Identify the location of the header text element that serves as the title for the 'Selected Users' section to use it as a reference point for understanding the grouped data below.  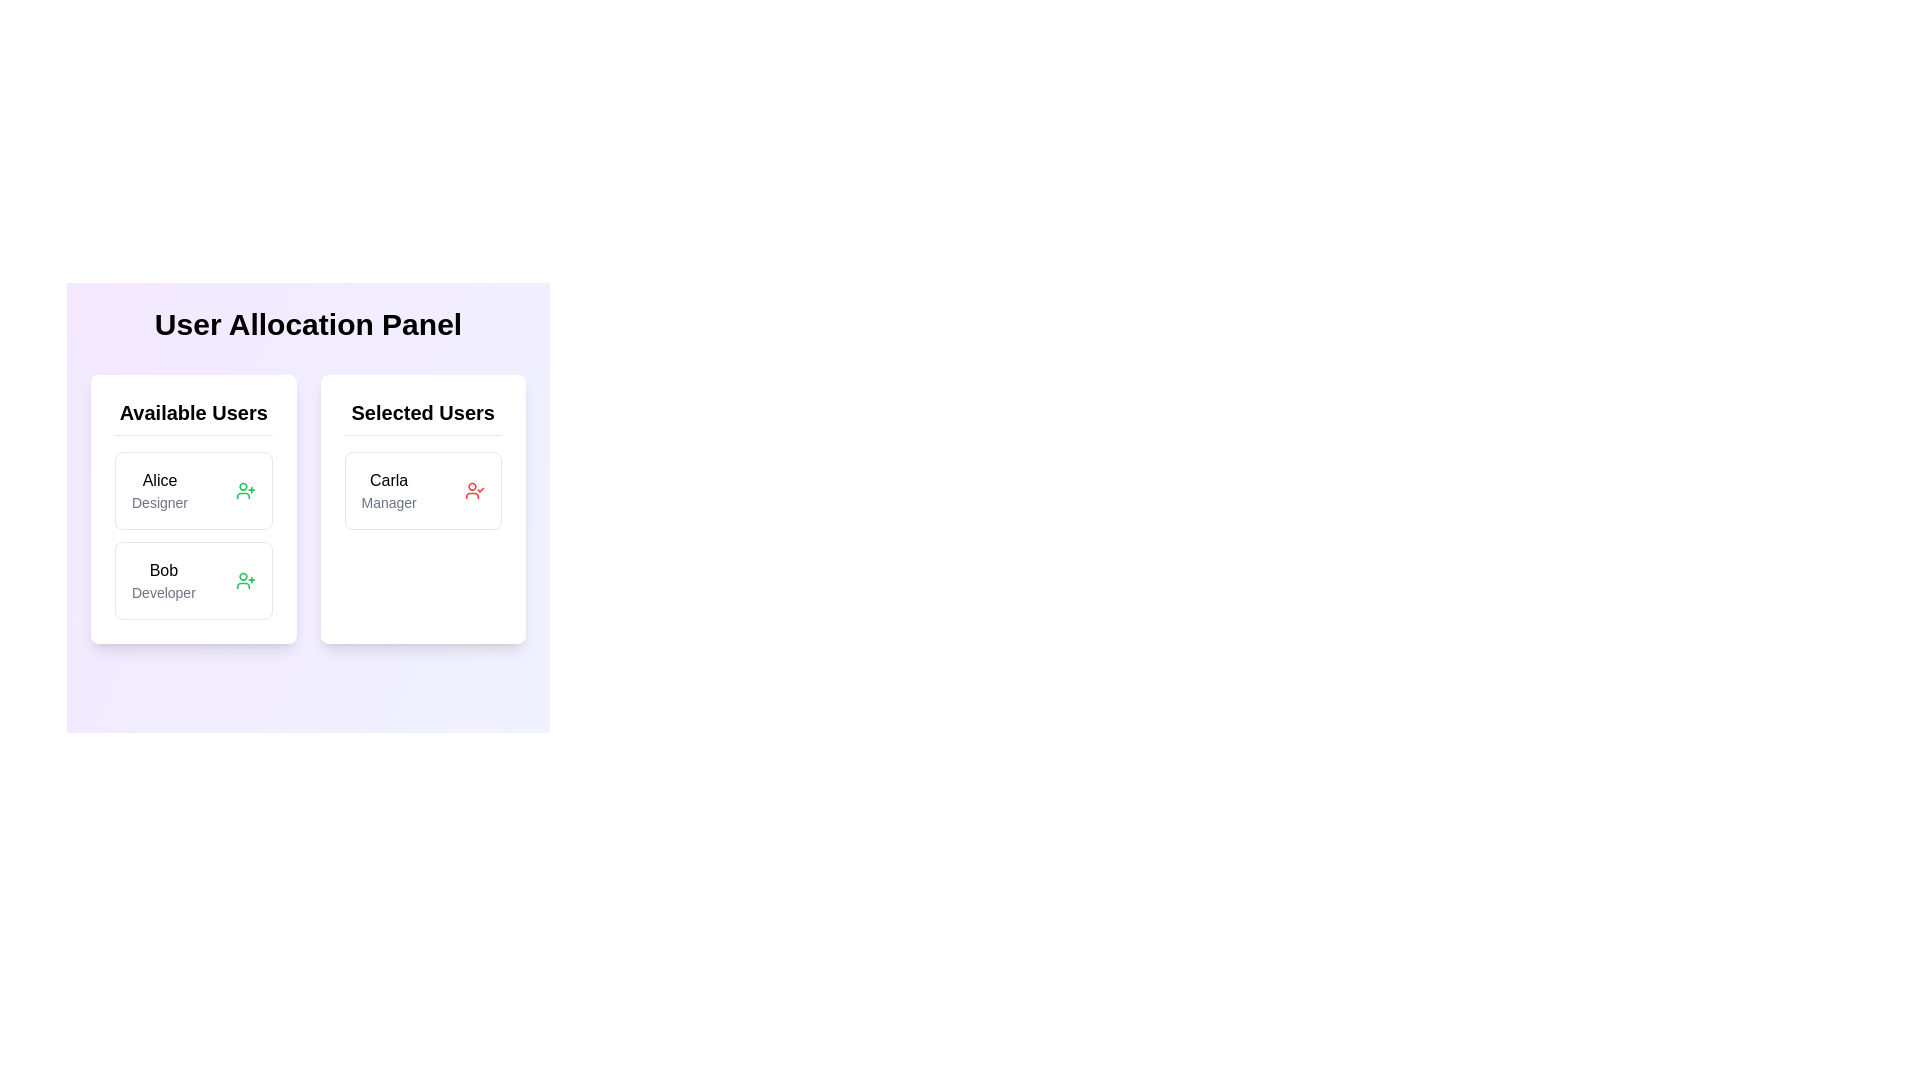
(422, 416).